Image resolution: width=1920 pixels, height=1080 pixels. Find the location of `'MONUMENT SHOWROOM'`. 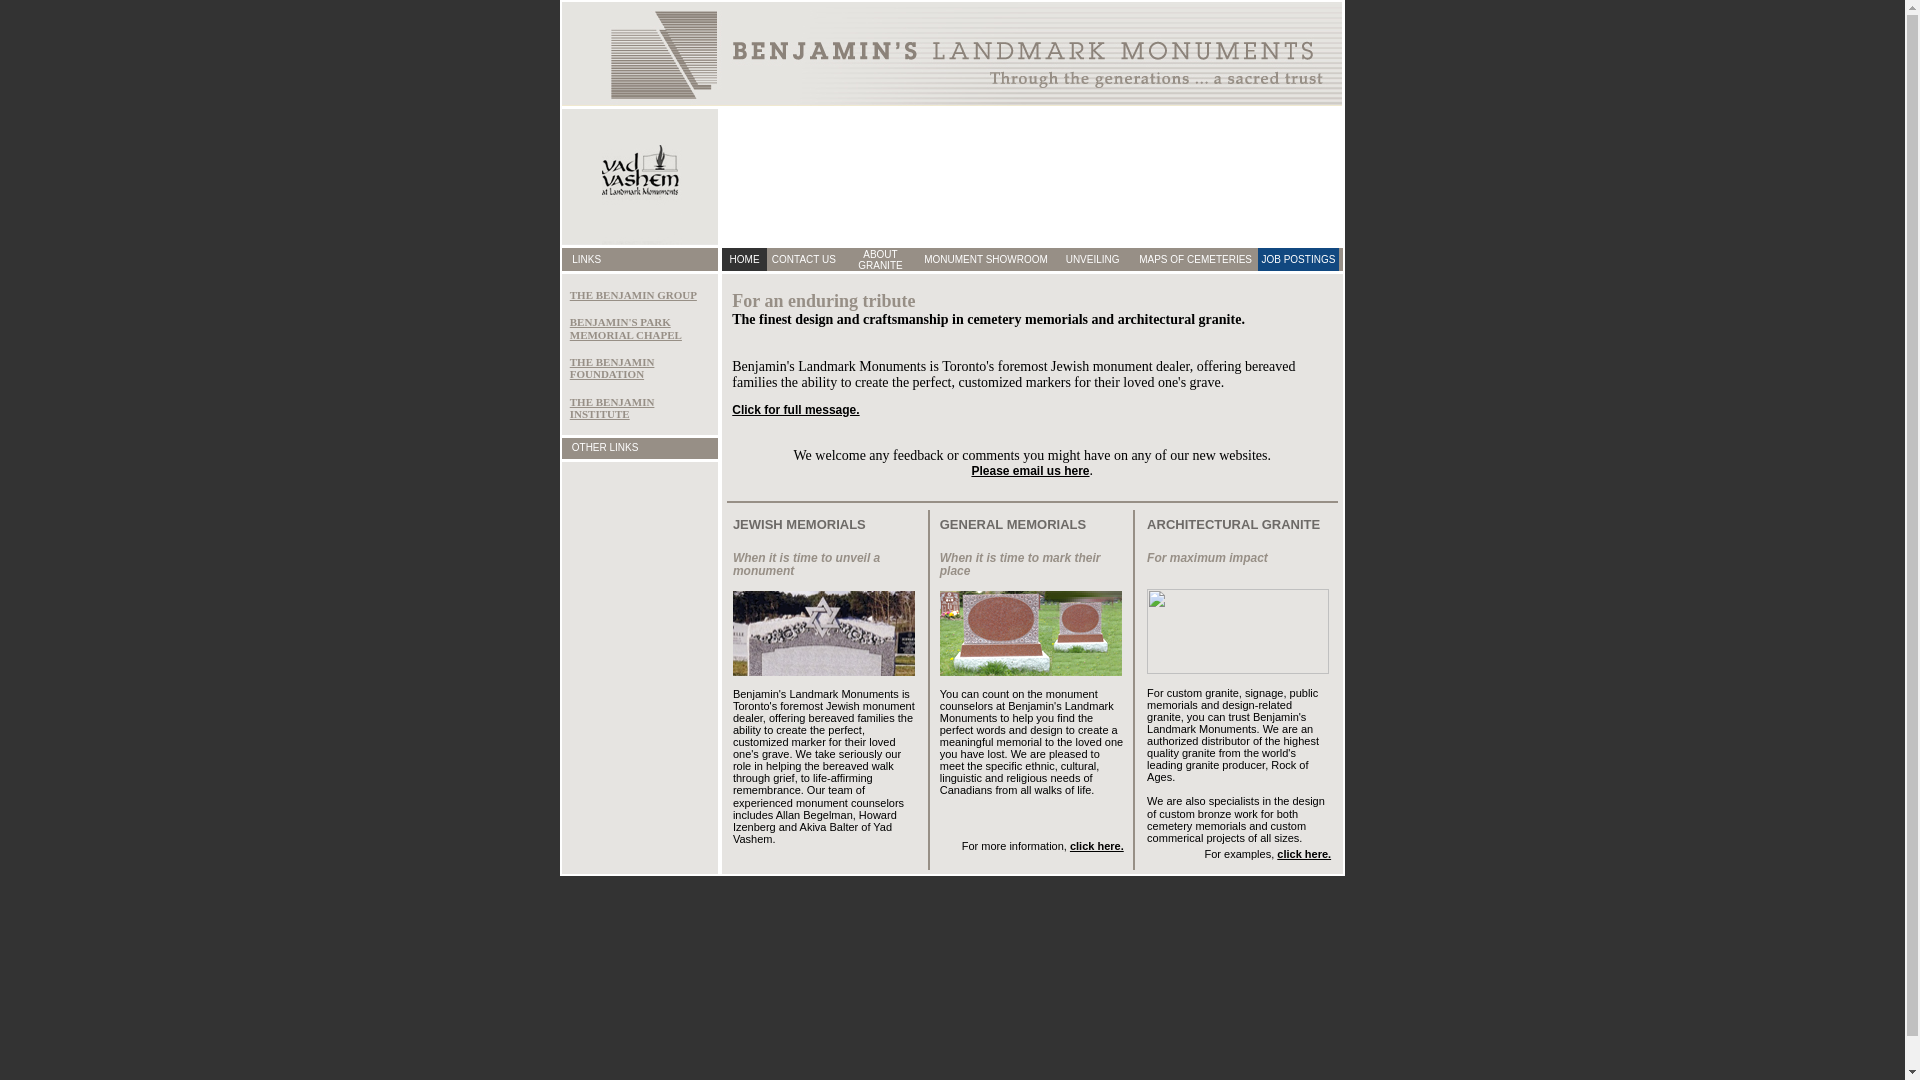

'MONUMENT SHOWROOM' is located at coordinates (923, 258).